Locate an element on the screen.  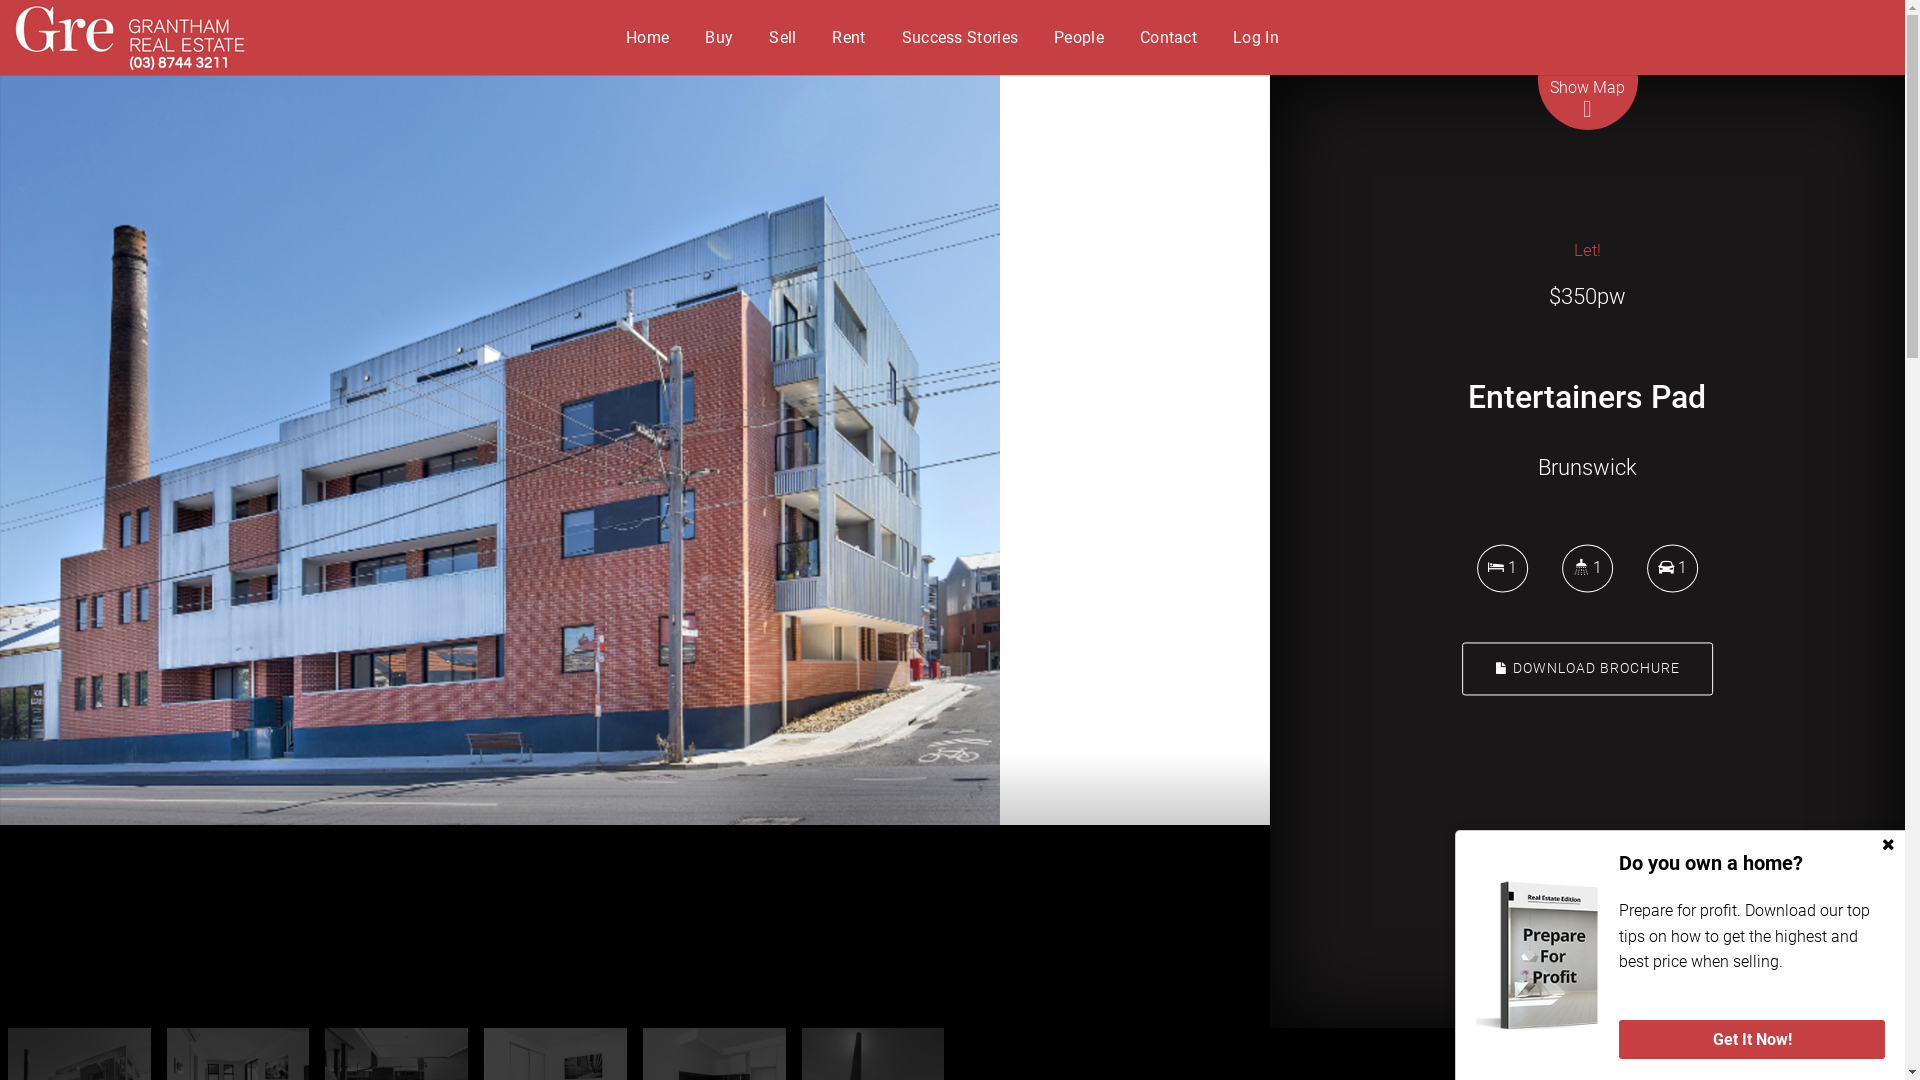
'Contact' is located at coordinates (1140, 37).